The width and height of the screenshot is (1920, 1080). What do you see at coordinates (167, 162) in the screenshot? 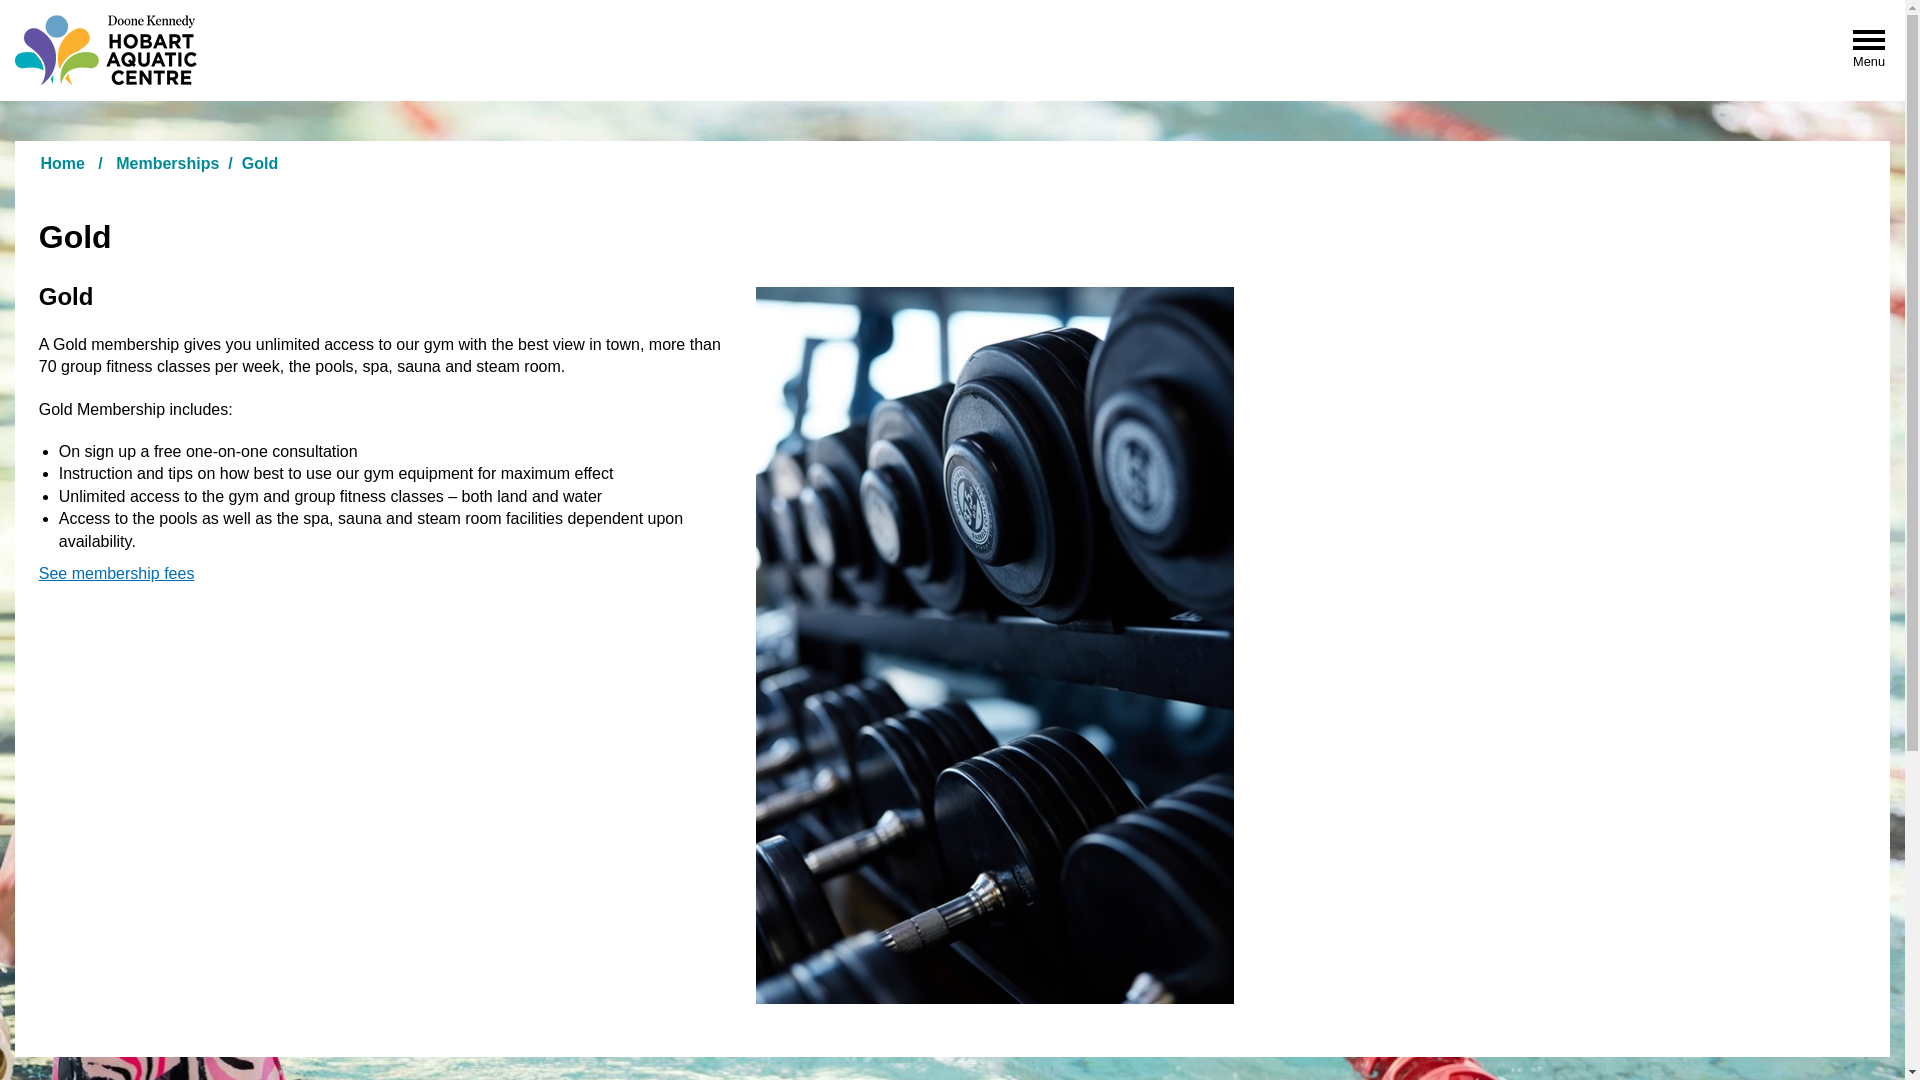
I see `'Memberships'` at bounding box center [167, 162].